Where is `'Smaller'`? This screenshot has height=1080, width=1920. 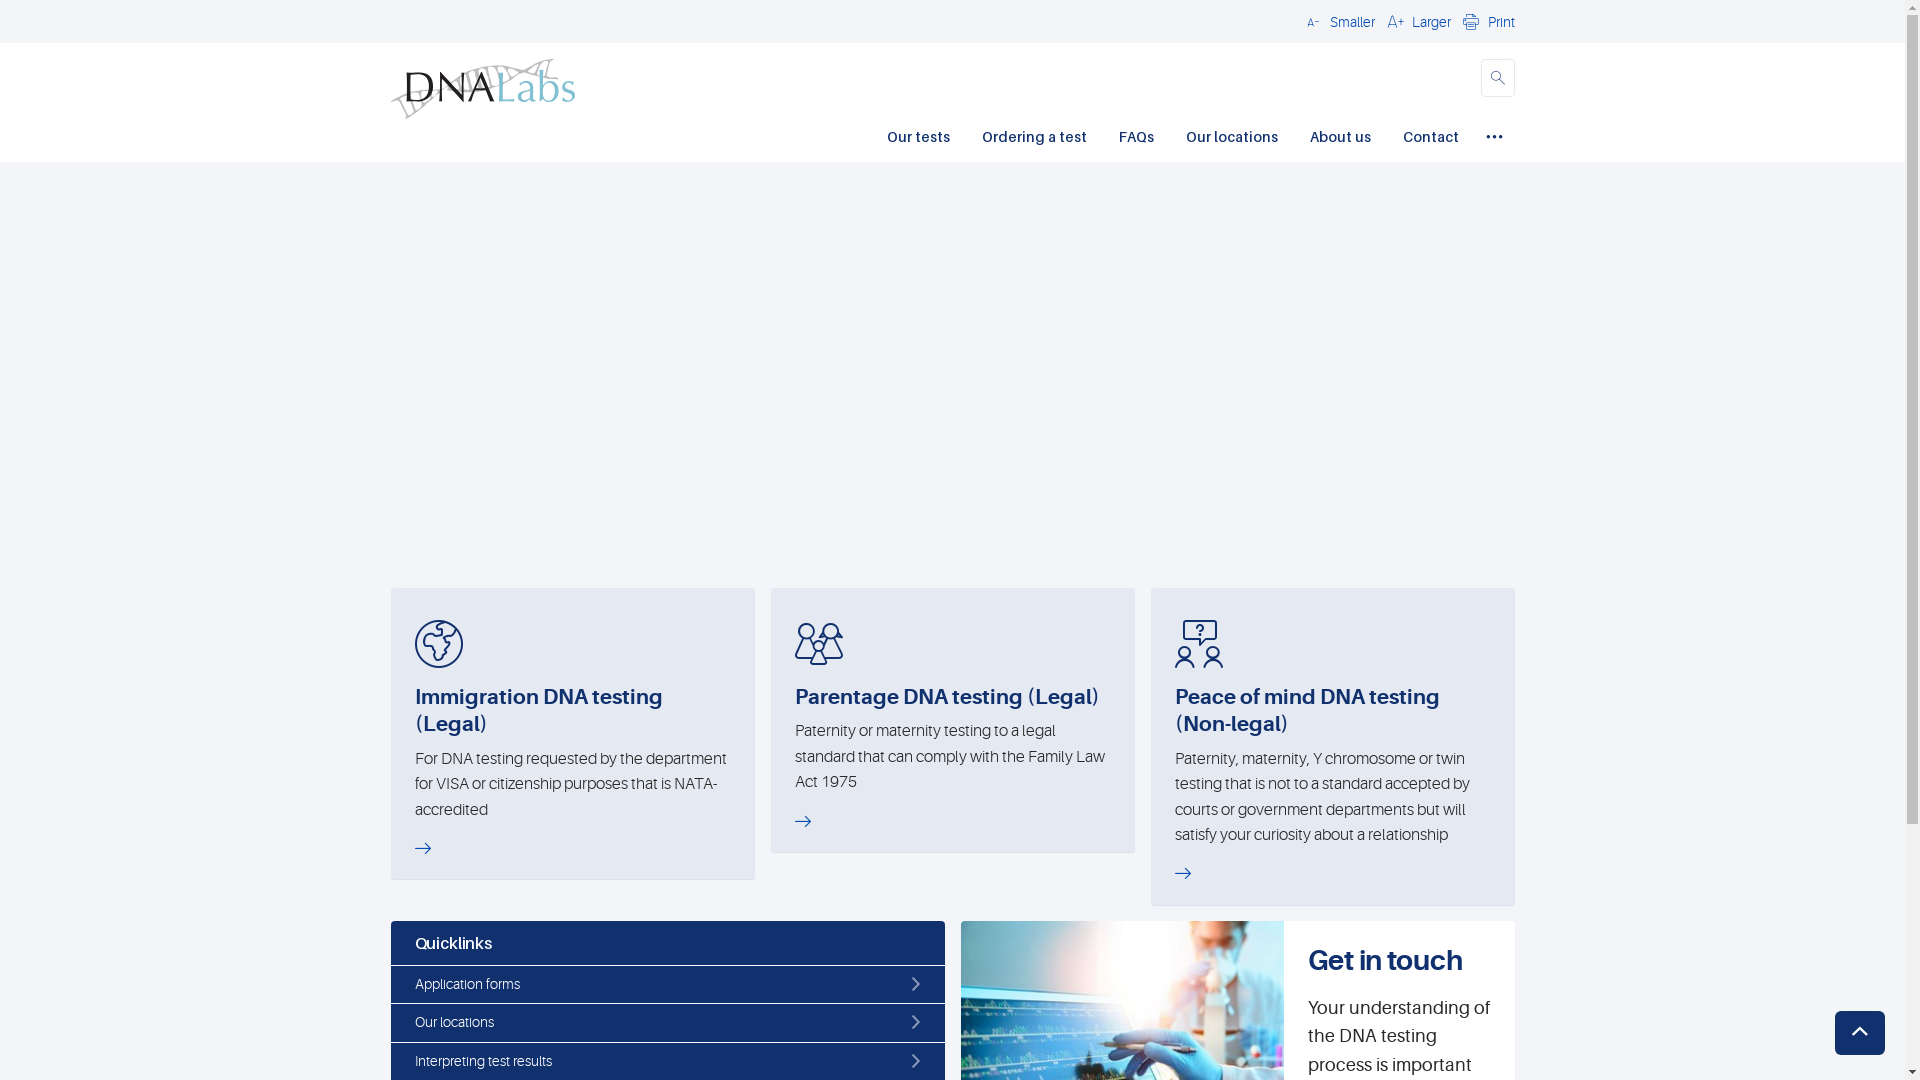 'Smaller' is located at coordinates (1337, 20).